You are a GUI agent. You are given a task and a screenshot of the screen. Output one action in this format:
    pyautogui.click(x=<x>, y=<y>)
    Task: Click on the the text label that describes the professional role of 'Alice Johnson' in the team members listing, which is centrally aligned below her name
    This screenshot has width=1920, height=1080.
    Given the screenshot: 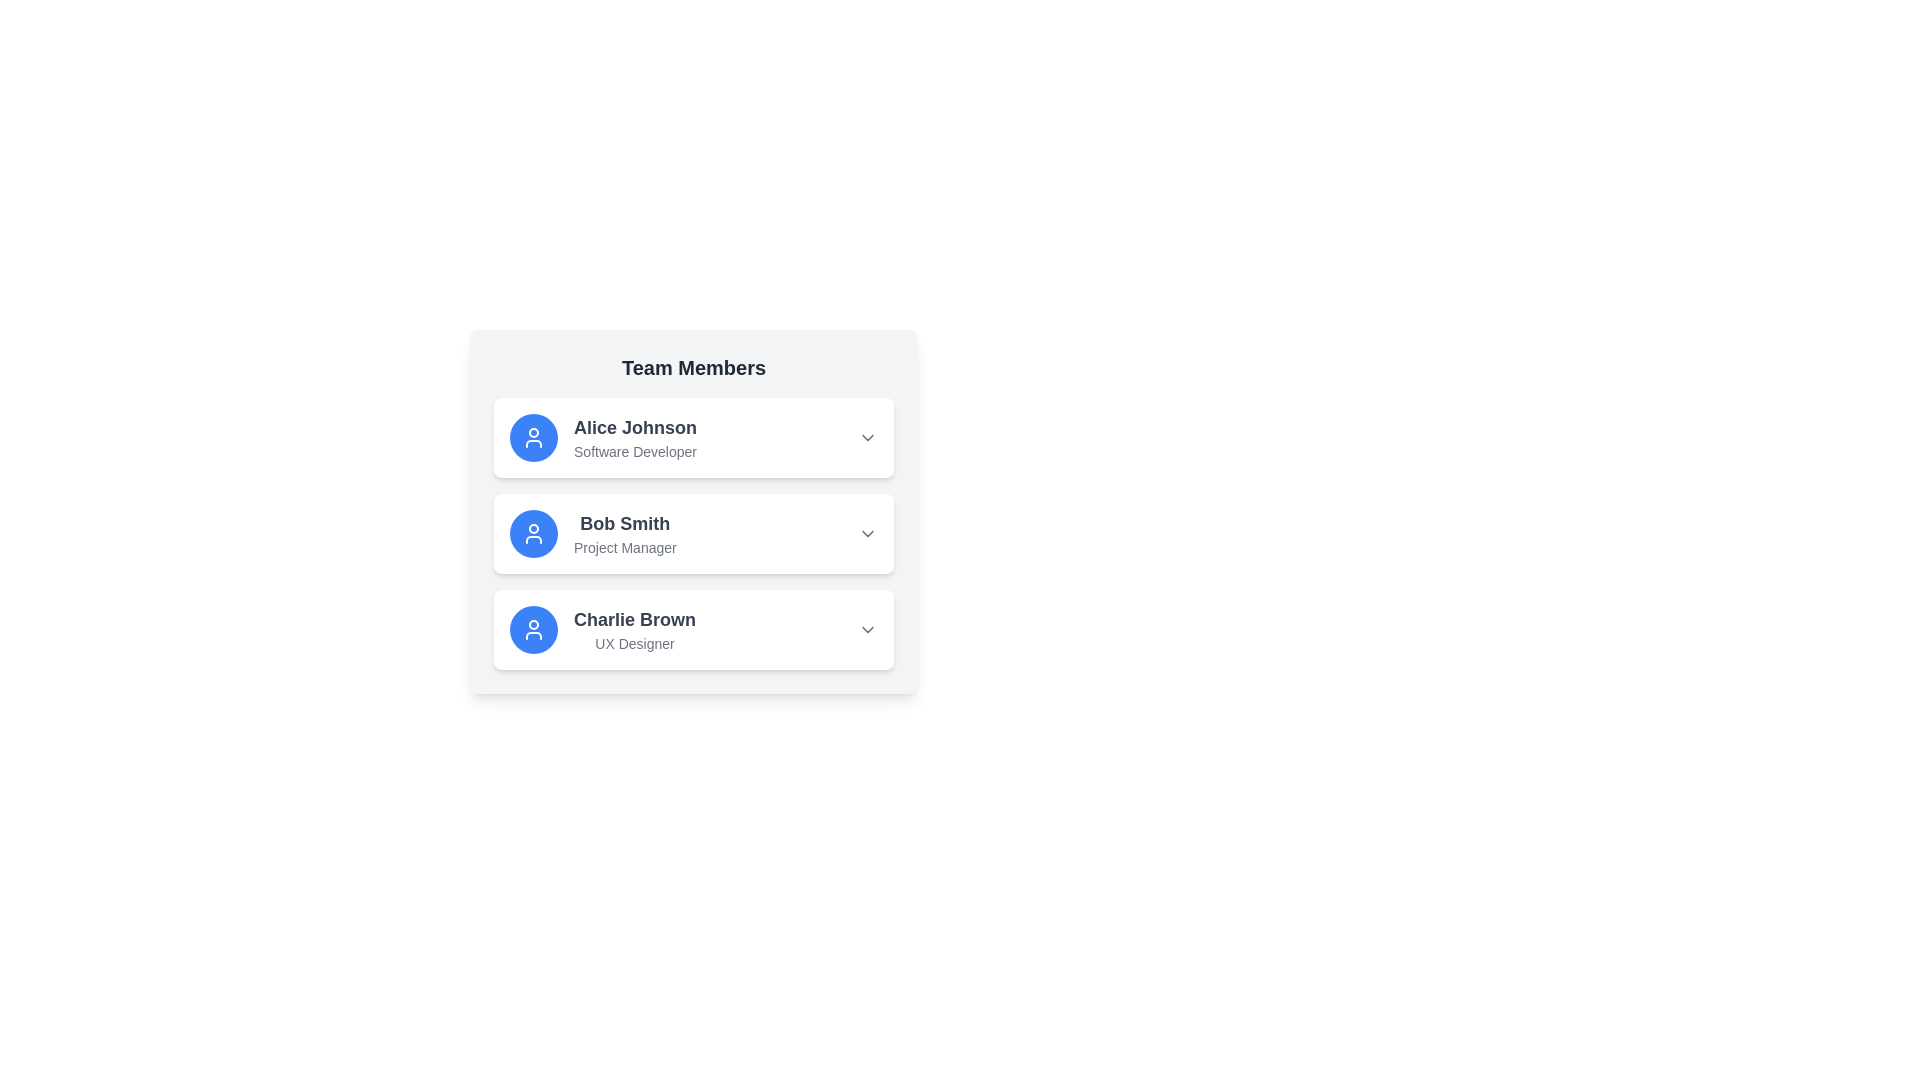 What is the action you would take?
    pyautogui.click(x=634, y=451)
    